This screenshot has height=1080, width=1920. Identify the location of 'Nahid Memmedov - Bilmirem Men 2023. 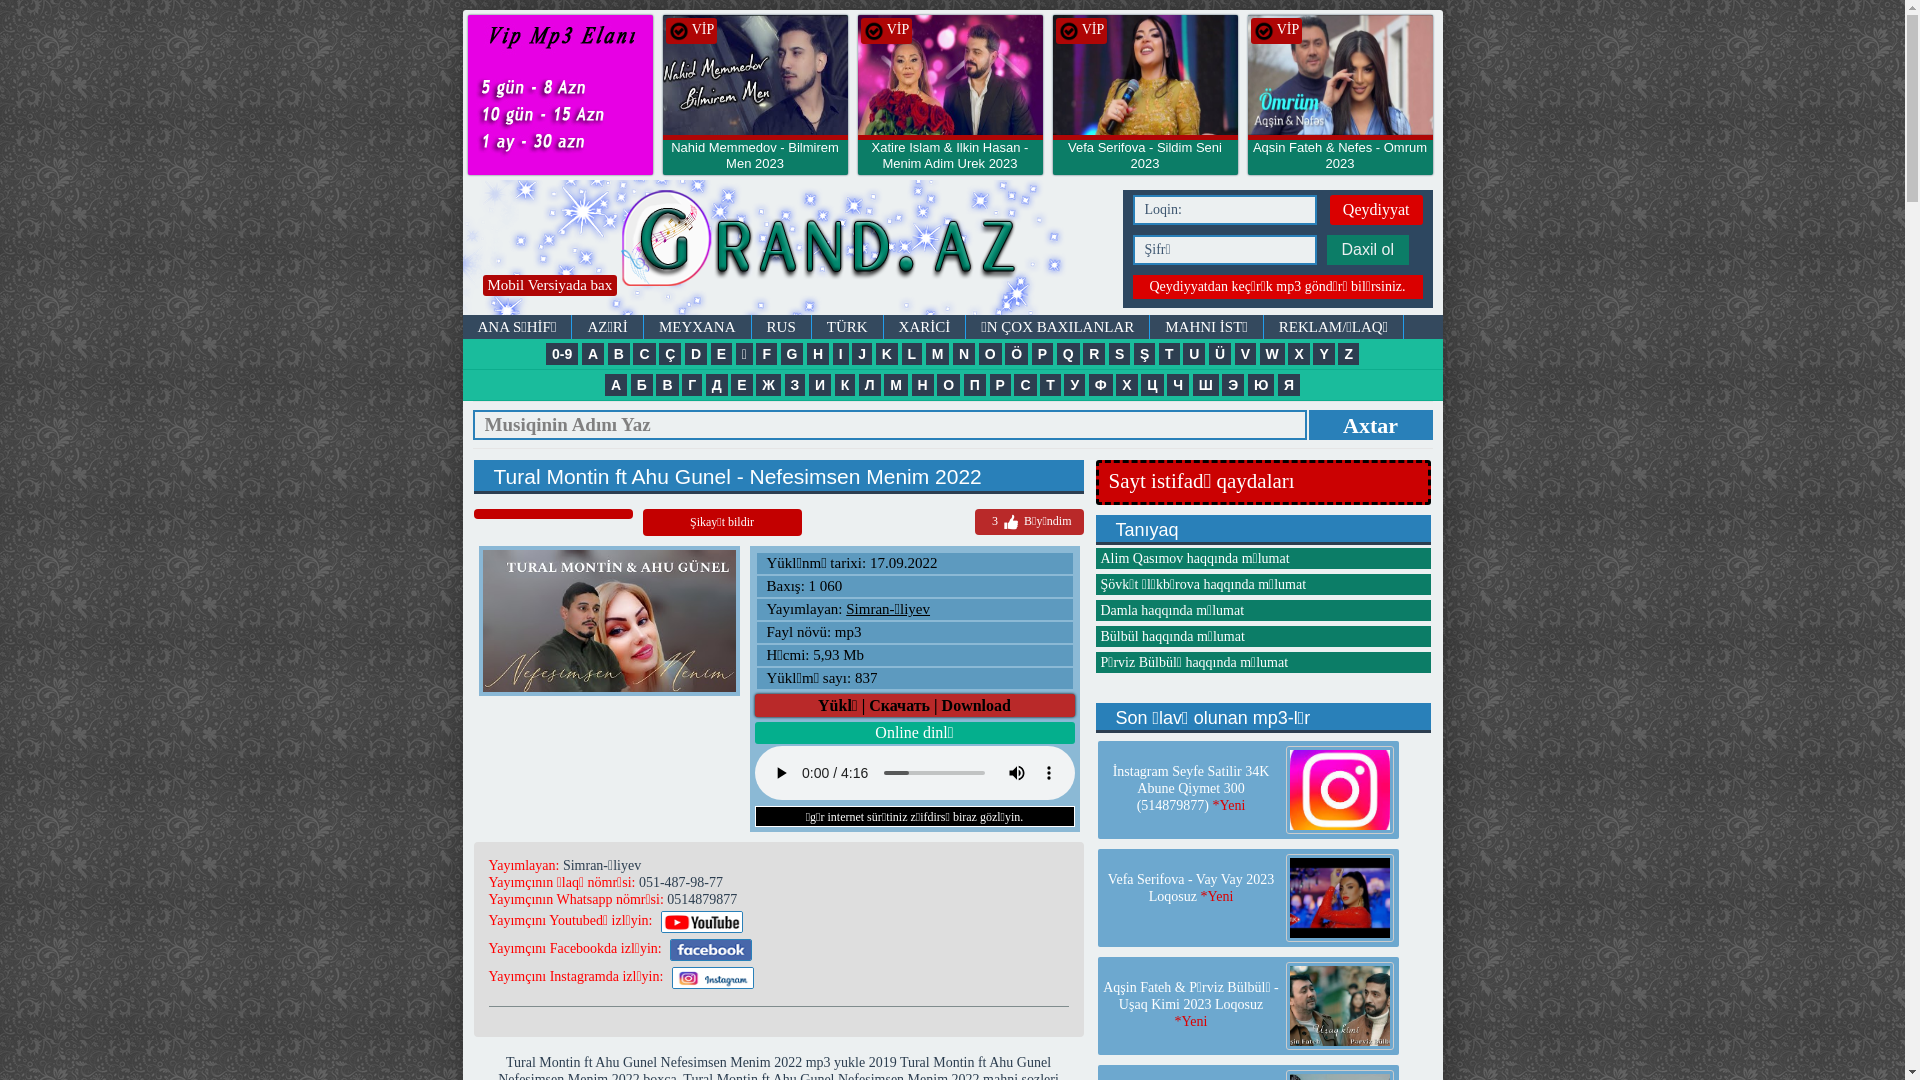
(753, 163).